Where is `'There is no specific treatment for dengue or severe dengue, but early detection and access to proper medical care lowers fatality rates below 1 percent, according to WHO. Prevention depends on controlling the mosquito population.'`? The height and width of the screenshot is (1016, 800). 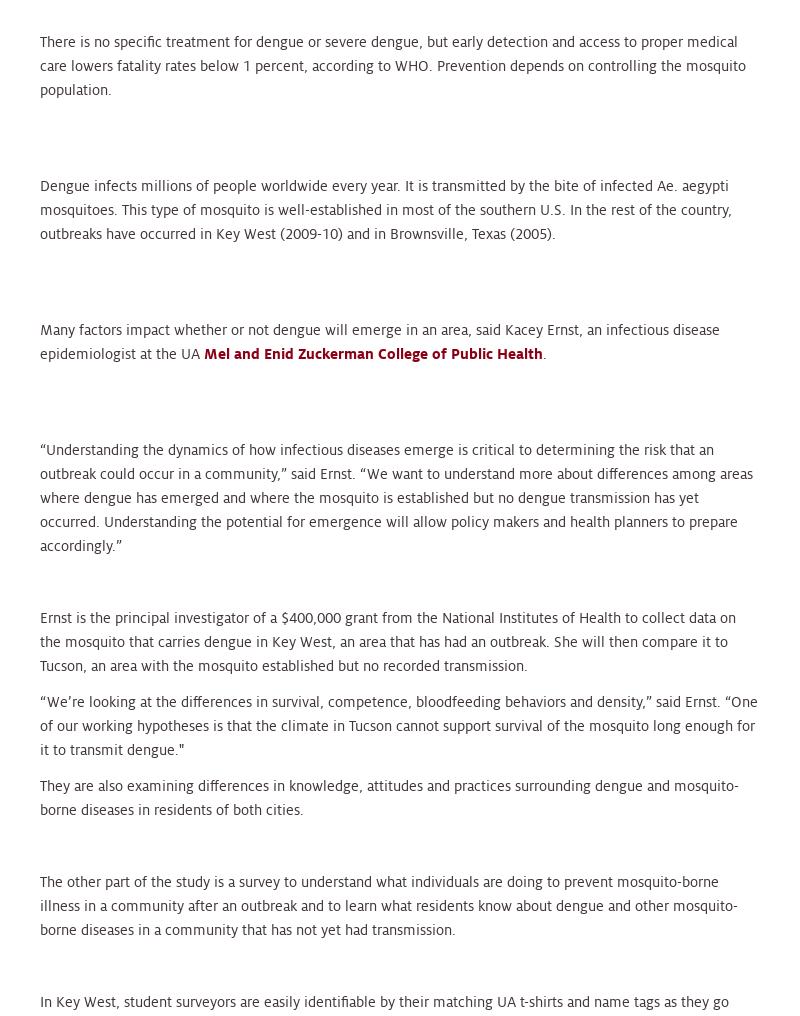 'There is no specific treatment for dengue or severe dengue, but early detection and access to proper medical care lowers fatality rates below 1 percent, according to WHO. Prevention depends on controlling the mosquito population.' is located at coordinates (392, 65).